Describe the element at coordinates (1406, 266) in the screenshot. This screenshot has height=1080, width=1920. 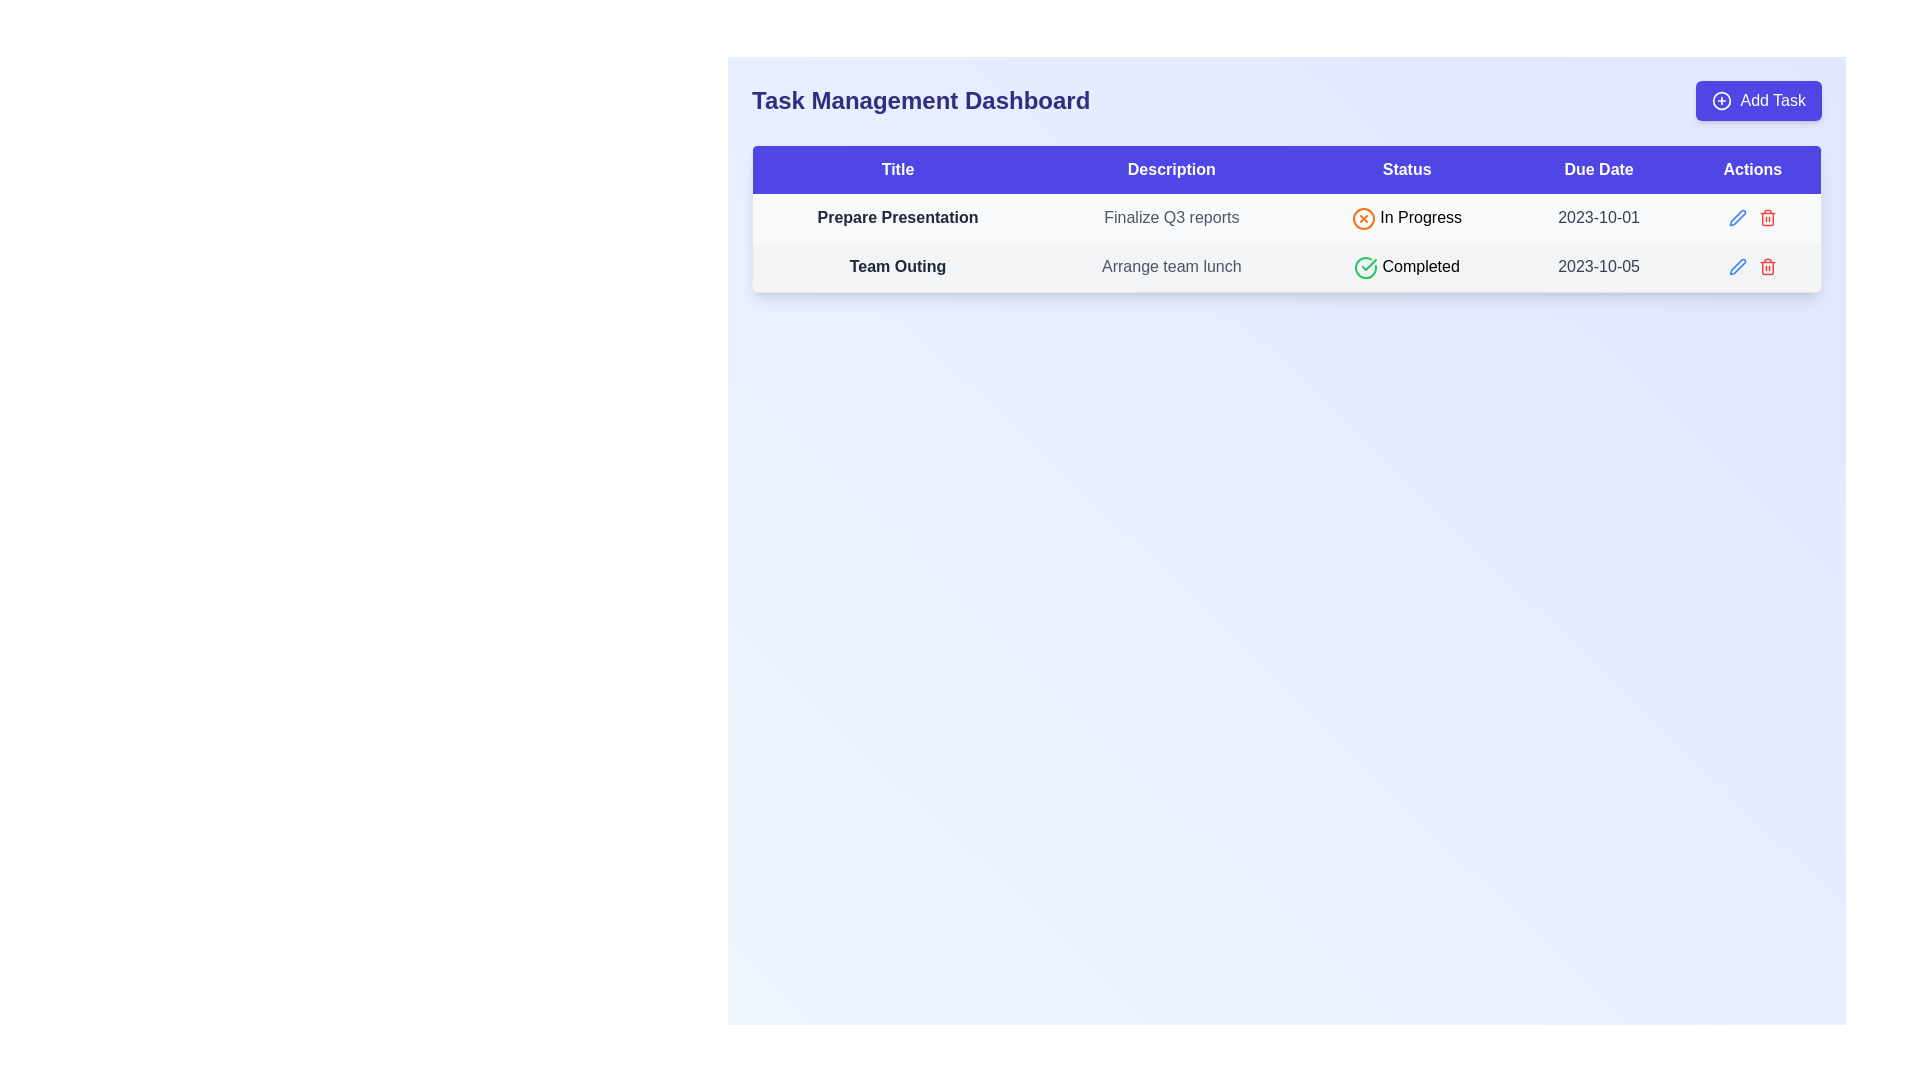
I see `text 'Completed' and interpret the green circular checkmark icon in the Status indicator for the task 'Team Outing' in the Task Management Dashboard` at that location.